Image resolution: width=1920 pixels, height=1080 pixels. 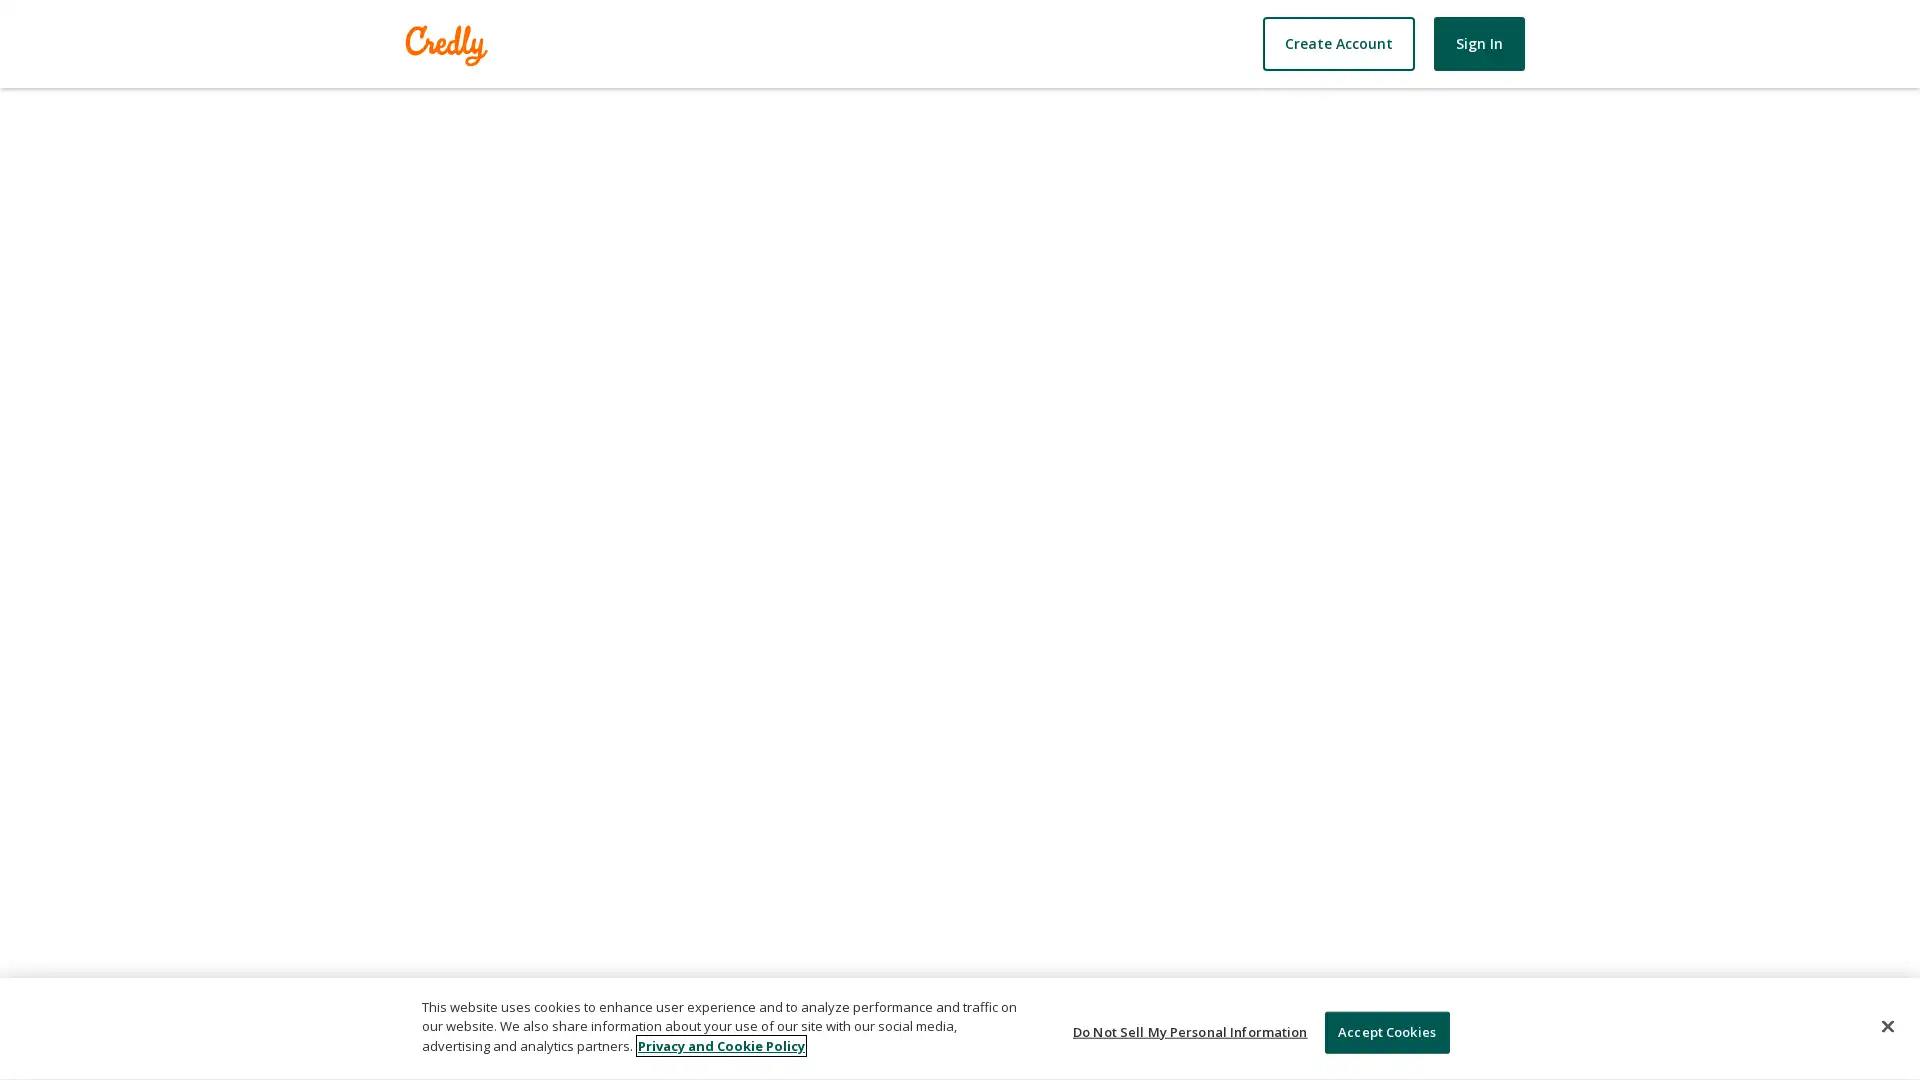 I want to click on Accept Cookies, so click(x=1385, y=1032).